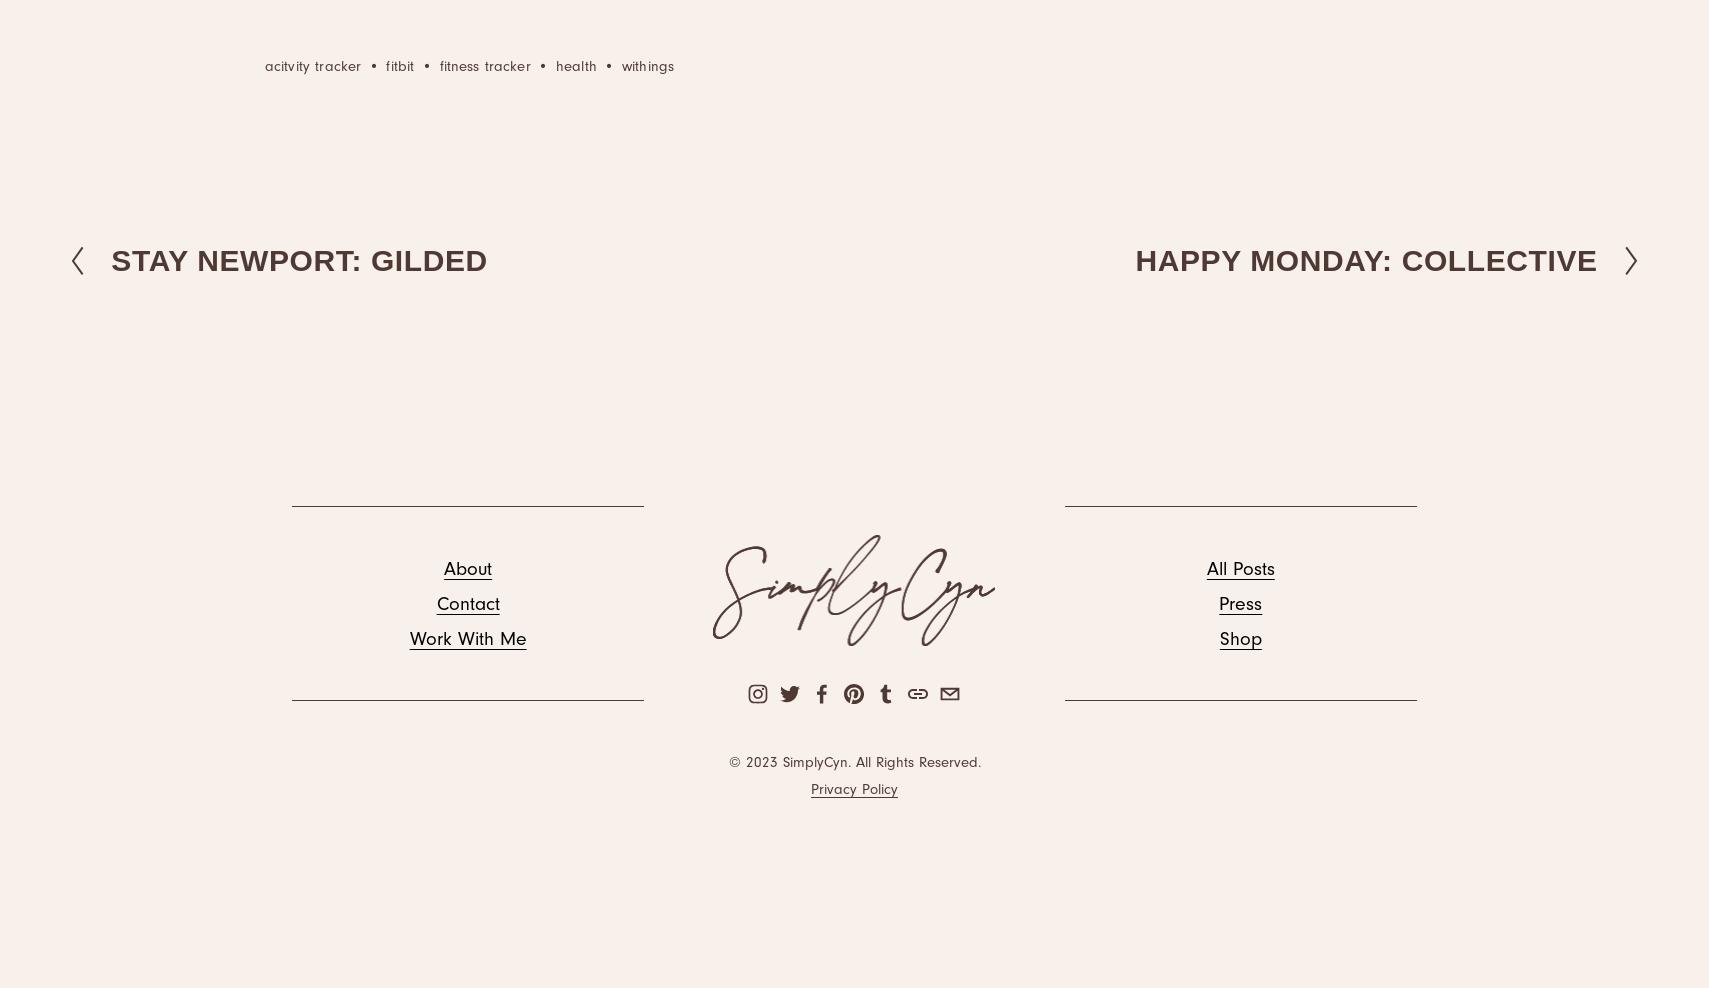 The image size is (1709, 988). Describe the element at coordinates (298, 258) in the screenshot. I see `'STAY NEWPORT: GILDED'` at that location.